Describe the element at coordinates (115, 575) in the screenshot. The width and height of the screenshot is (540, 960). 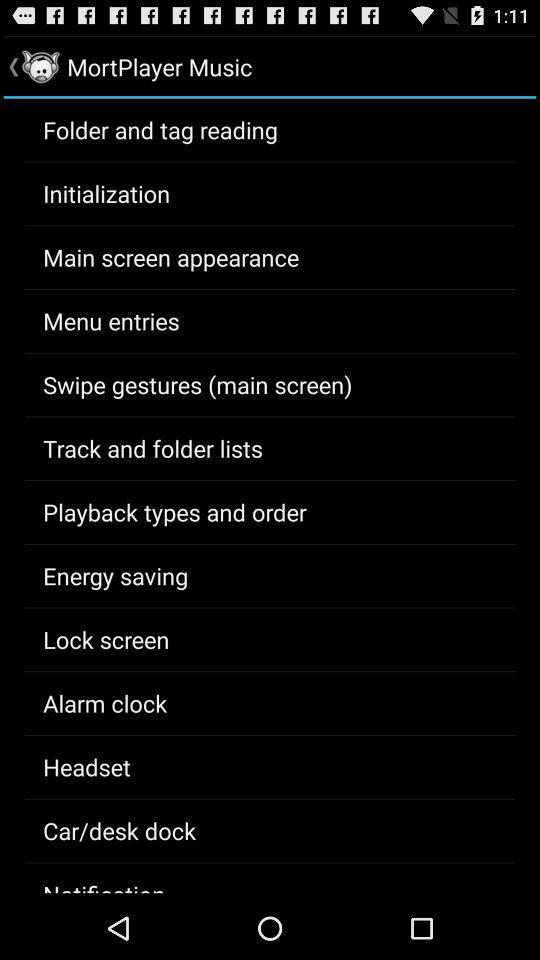
I see `energy saving icon` at that location.